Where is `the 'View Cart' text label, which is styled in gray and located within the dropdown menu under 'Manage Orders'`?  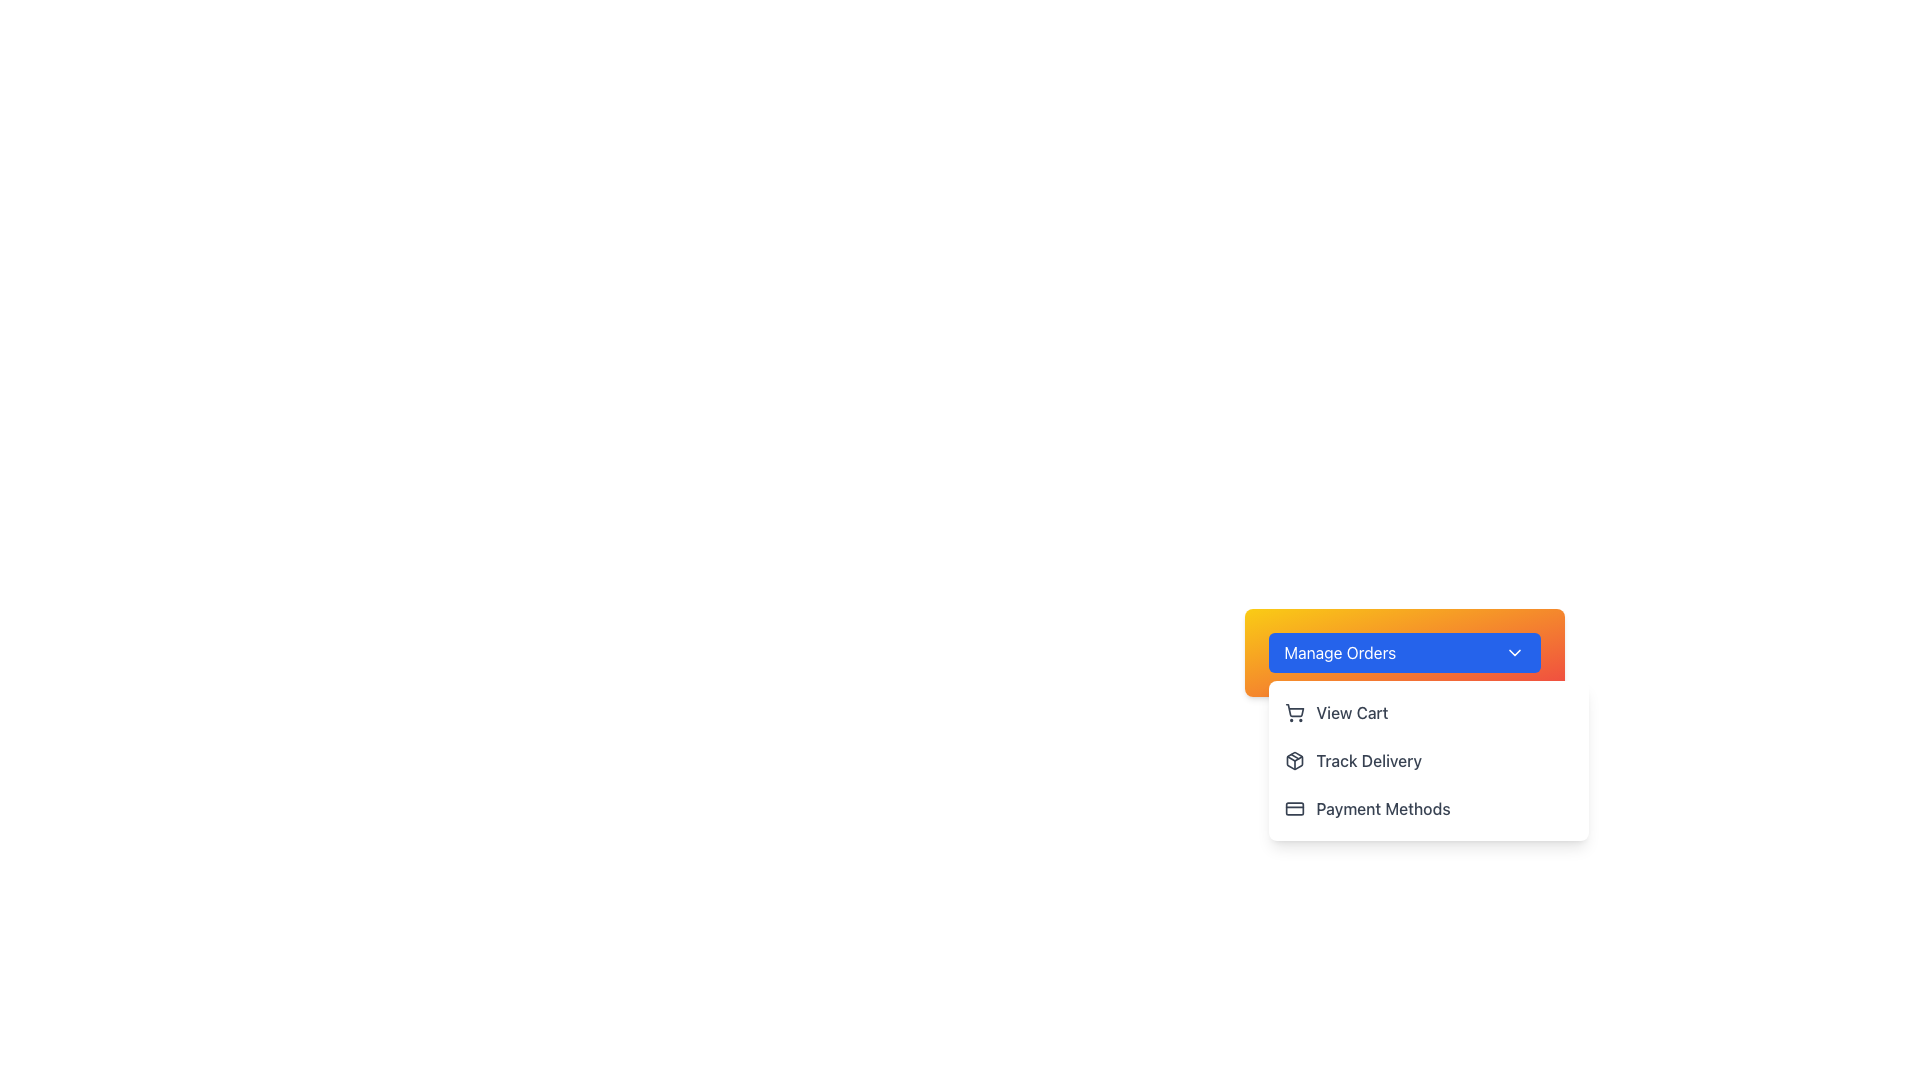
the 'View Cart' text label, which is styled in gray and located within the dropdown menu under 'Manage Orders' is located at coordinates (1352, 712).